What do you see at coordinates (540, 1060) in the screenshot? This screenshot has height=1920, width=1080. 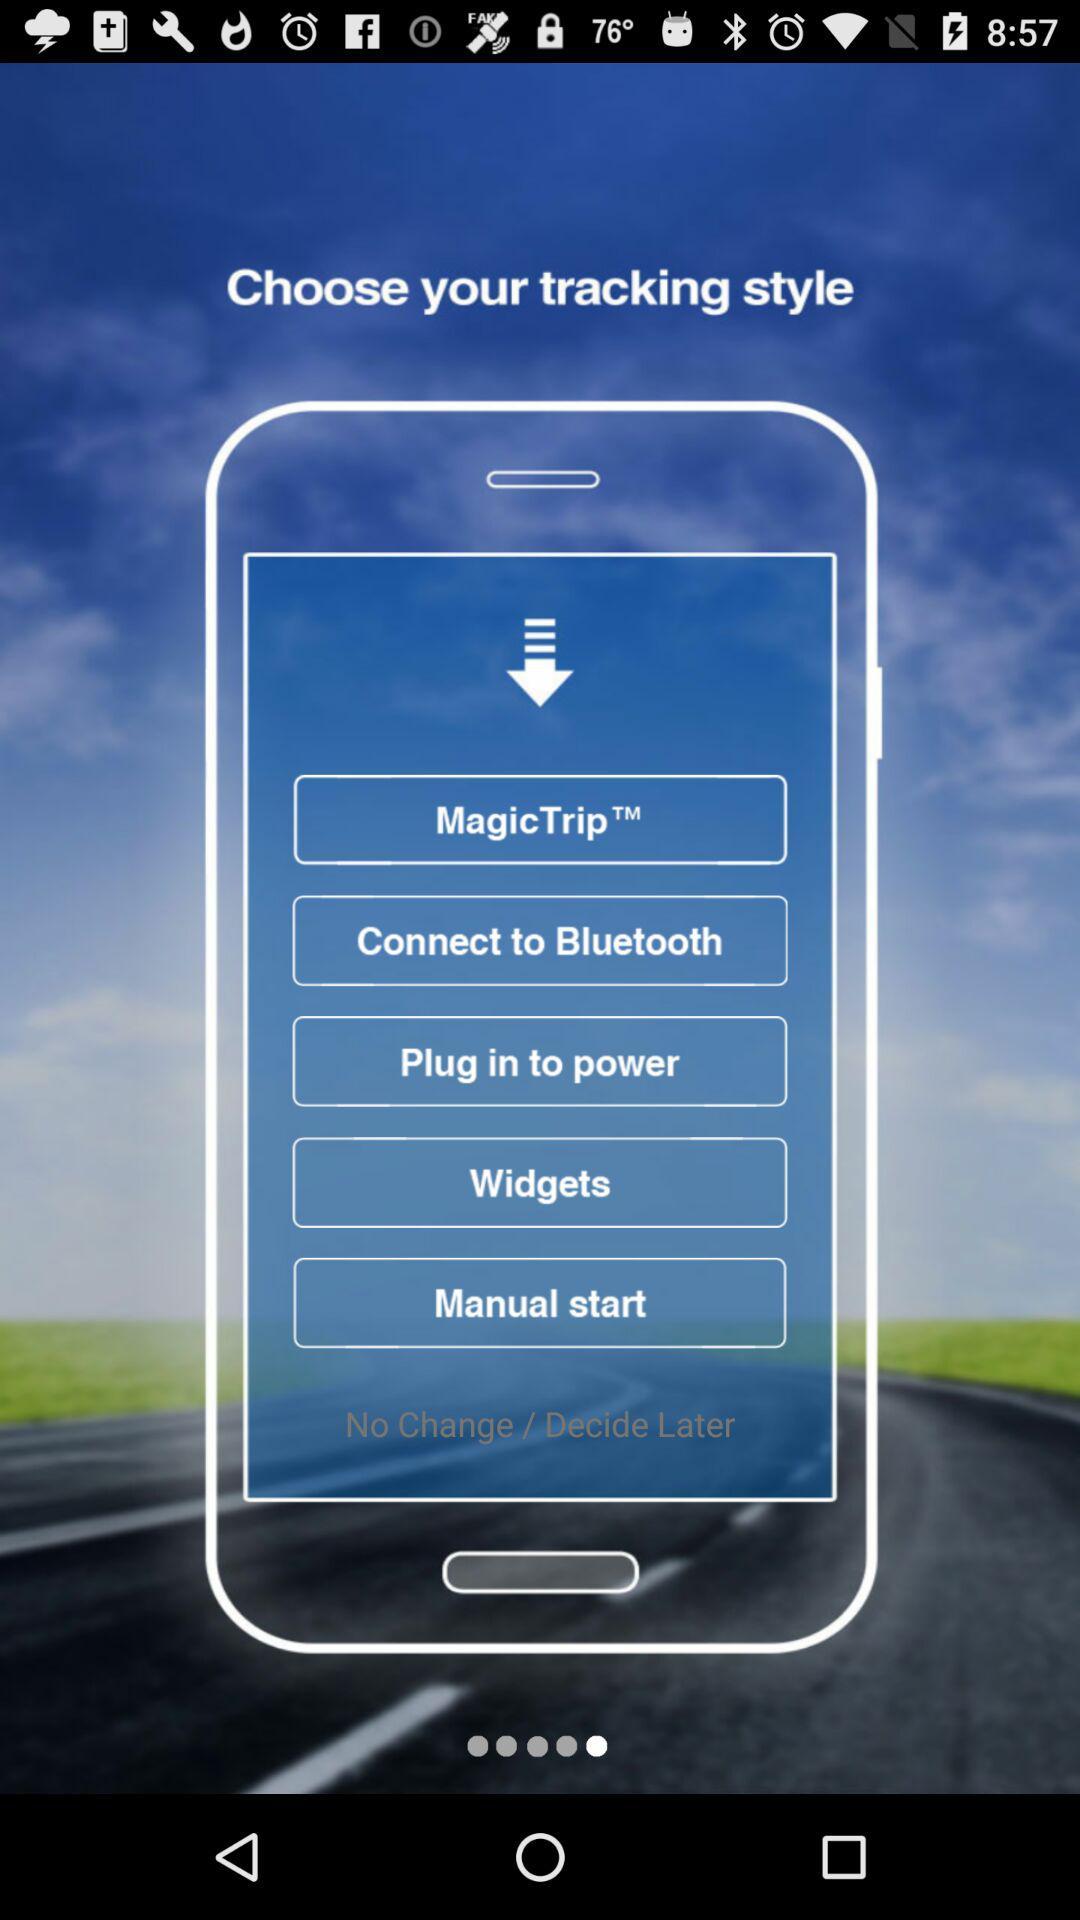 I see `plug in to power` at bounding box center [540, 1060].